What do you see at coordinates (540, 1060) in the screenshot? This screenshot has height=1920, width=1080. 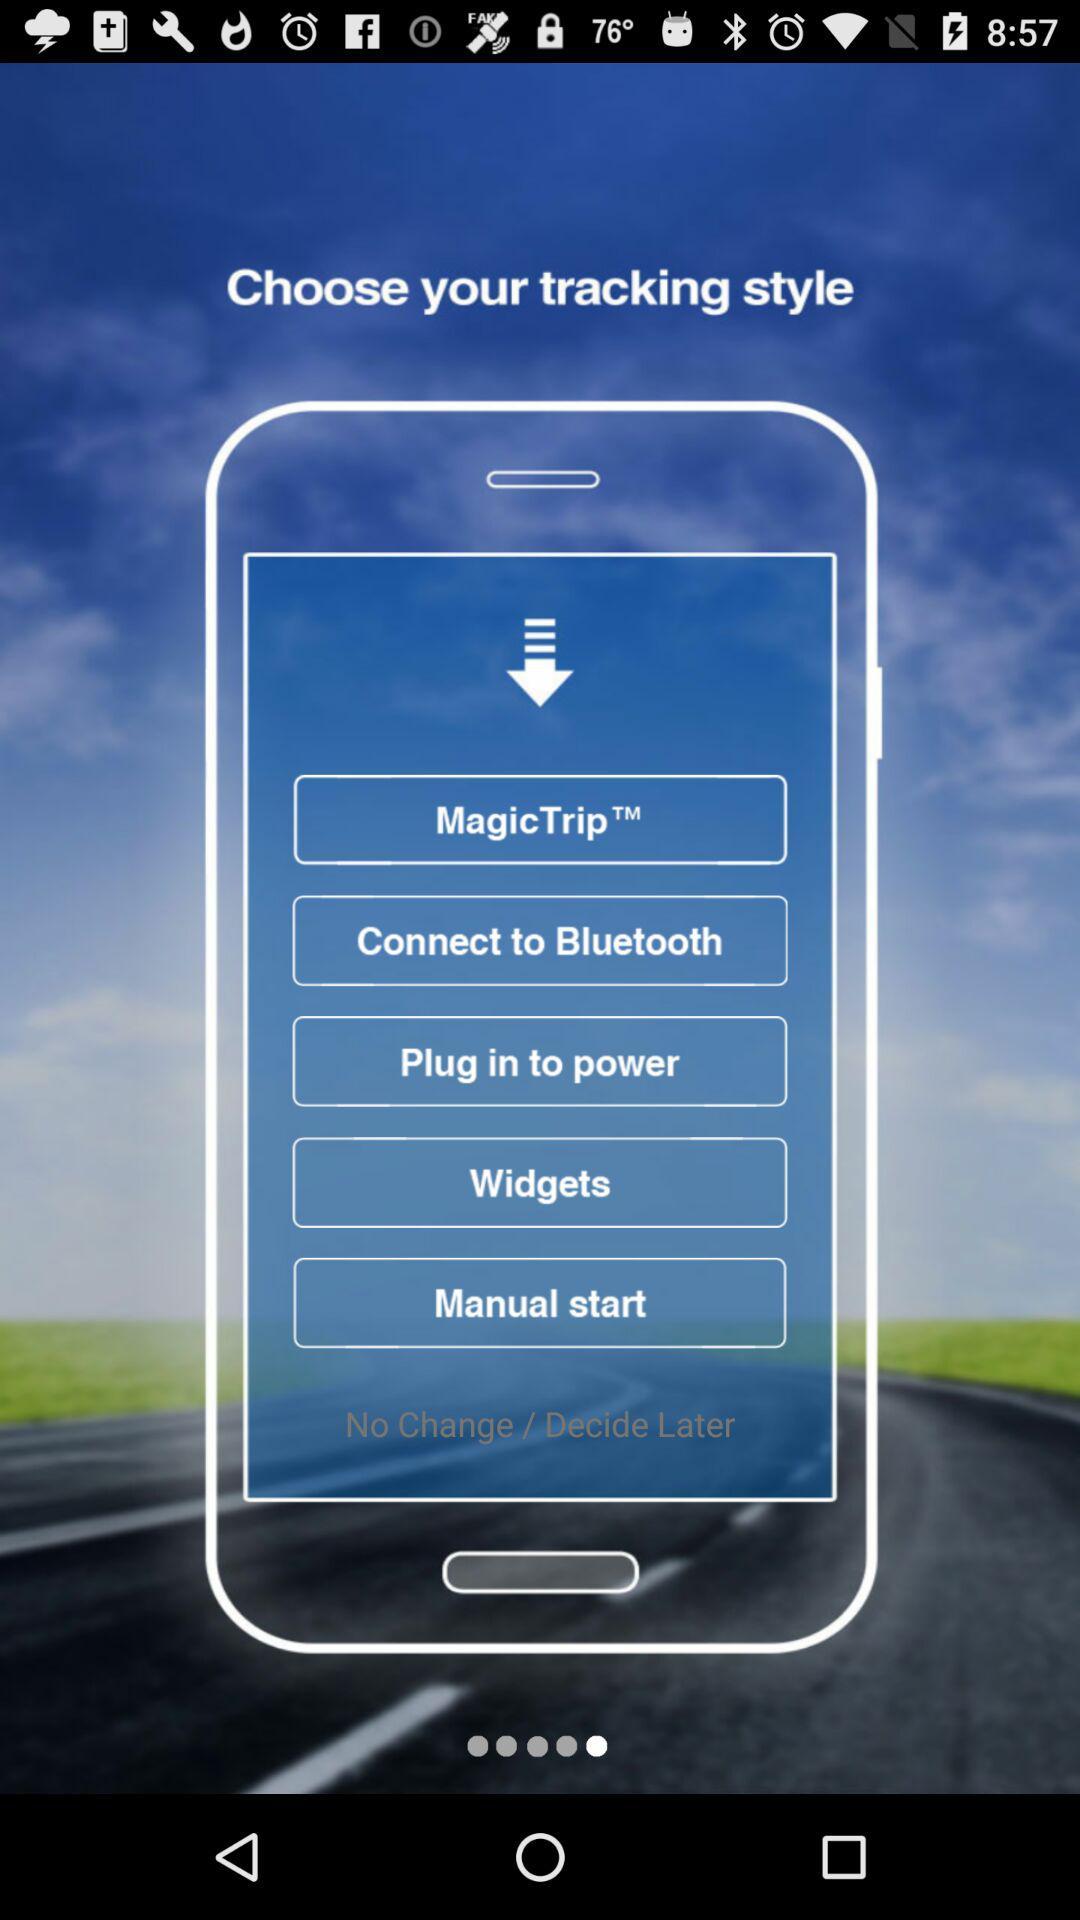 I see `plug in to power` at bounding box center [540, 1060].